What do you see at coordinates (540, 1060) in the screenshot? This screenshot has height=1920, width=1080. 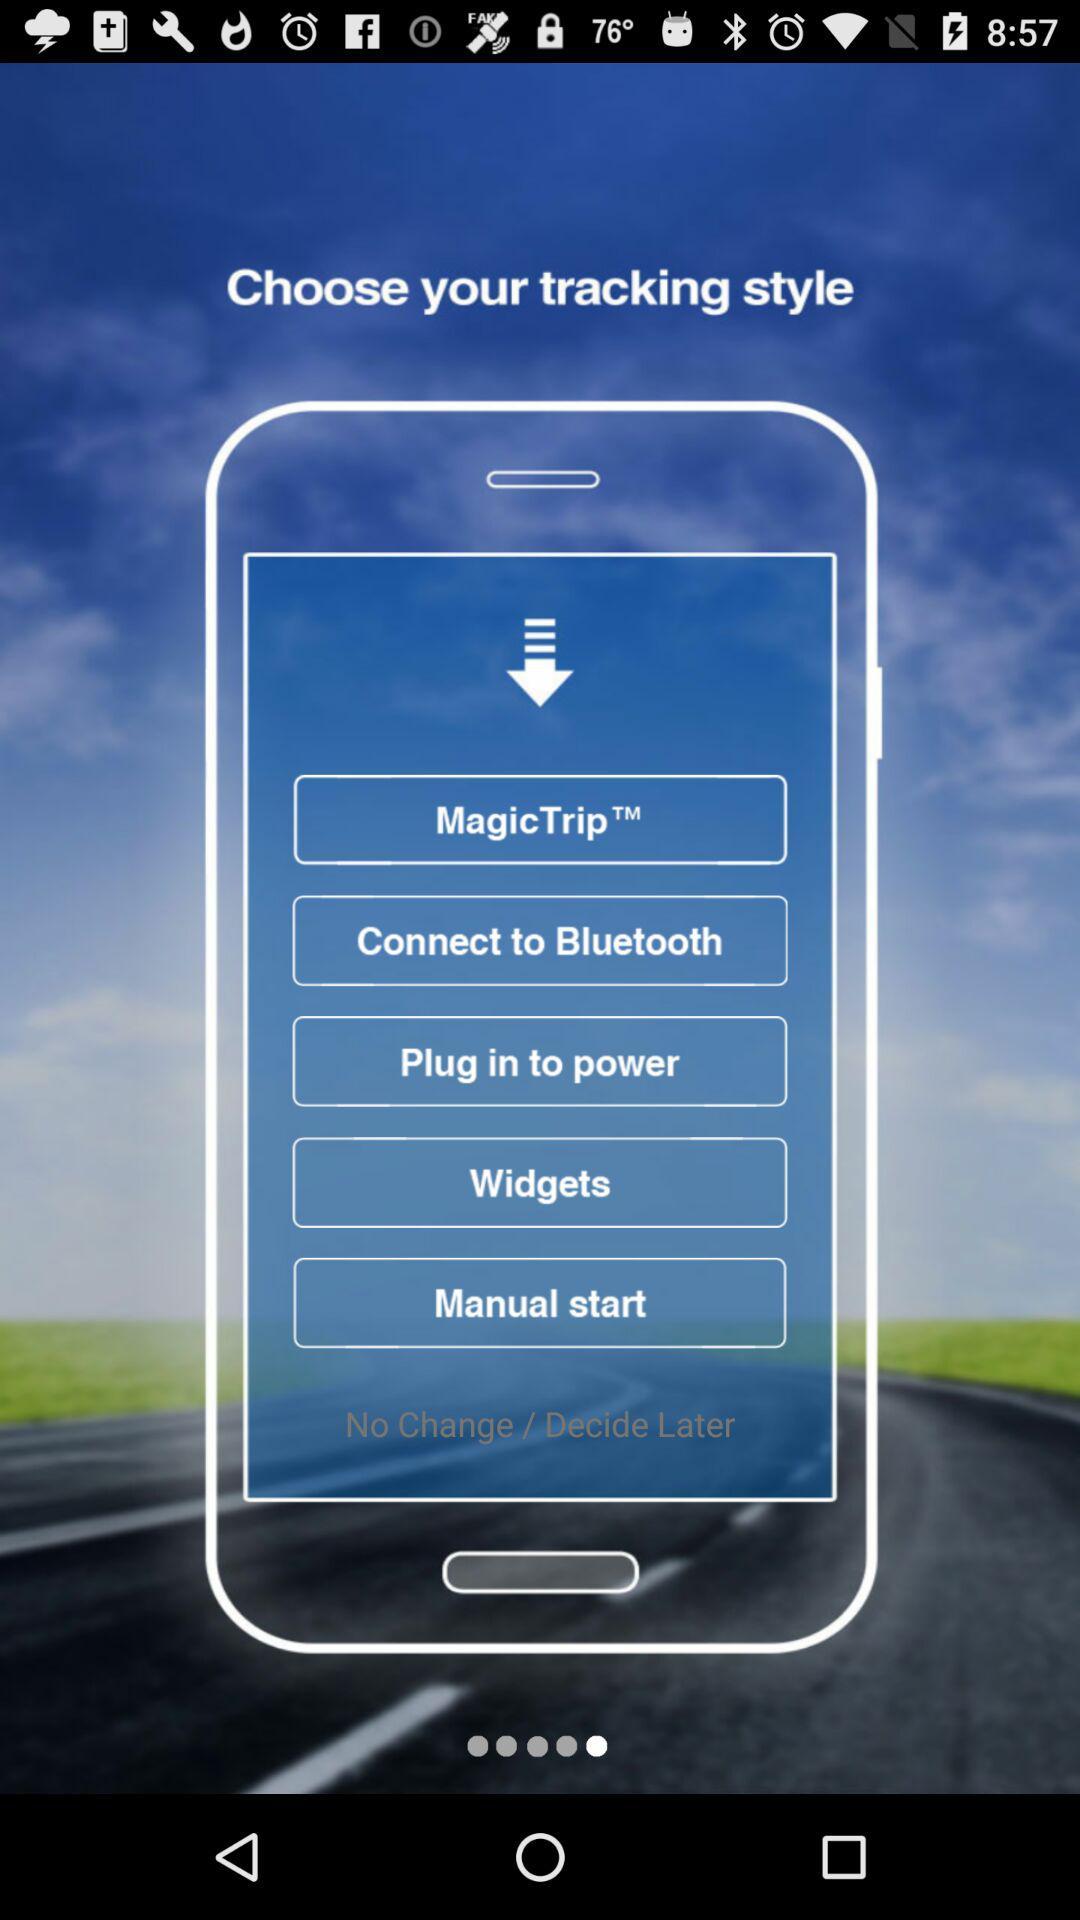 I see `plug in to power` at bounding box center [540, 1060].